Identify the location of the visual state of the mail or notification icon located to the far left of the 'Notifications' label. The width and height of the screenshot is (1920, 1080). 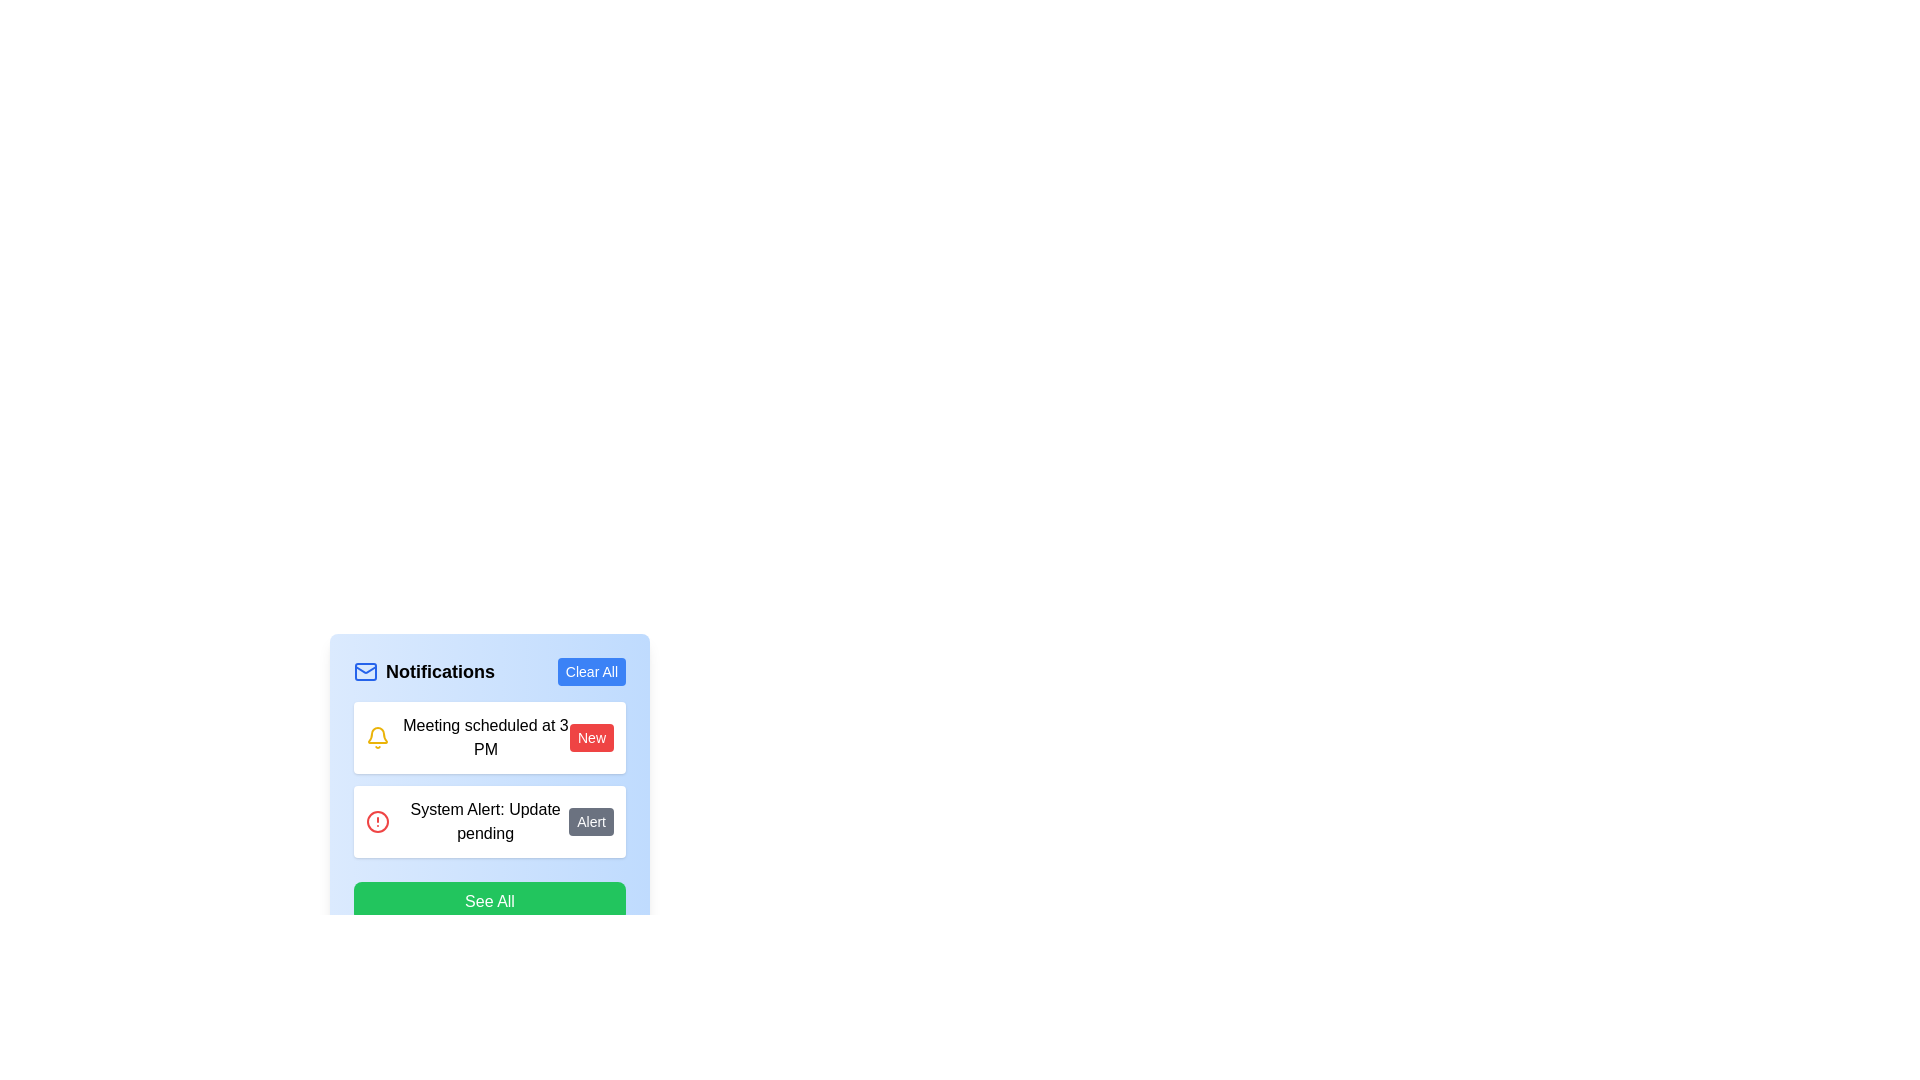
(365, 671).